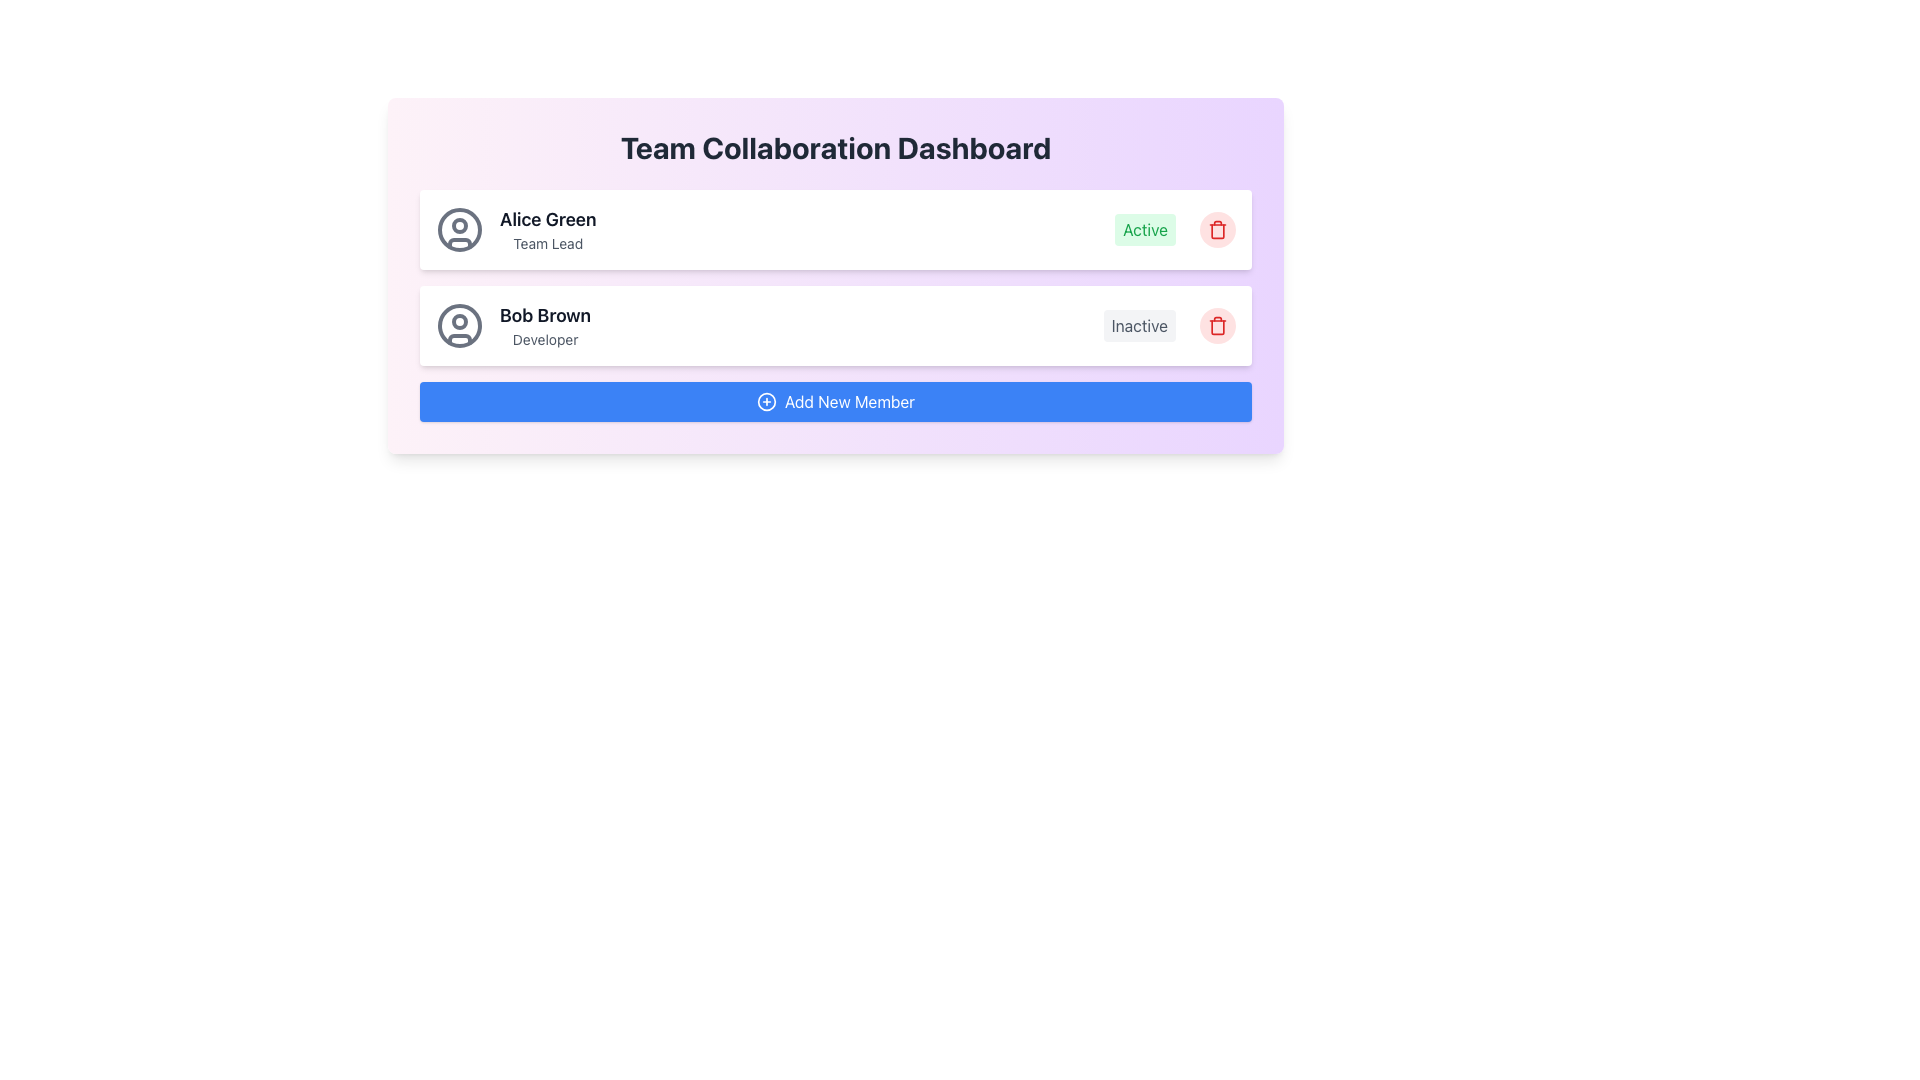  I want to click on the user icon representing Bob Brown - Developer, located in the second row of the list, so click(459, 325).